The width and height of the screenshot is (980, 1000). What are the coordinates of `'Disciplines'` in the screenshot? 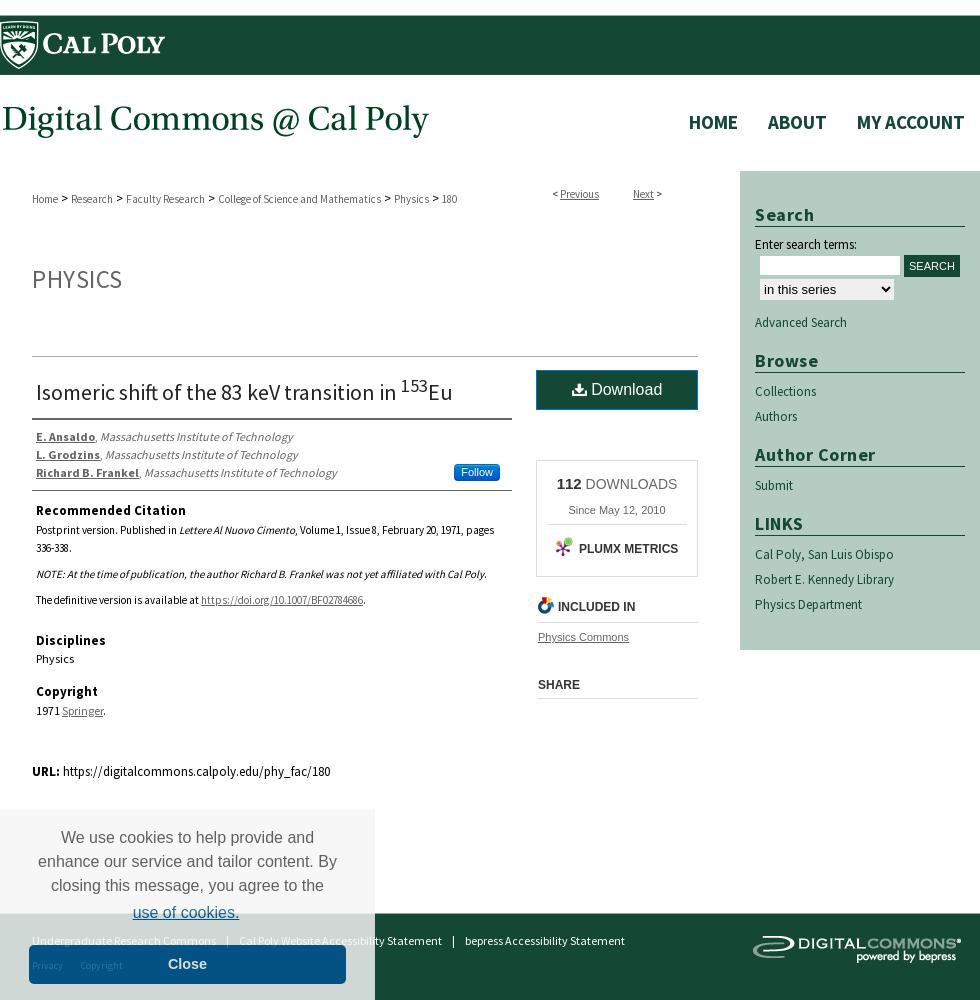 It's located at (70, 639).